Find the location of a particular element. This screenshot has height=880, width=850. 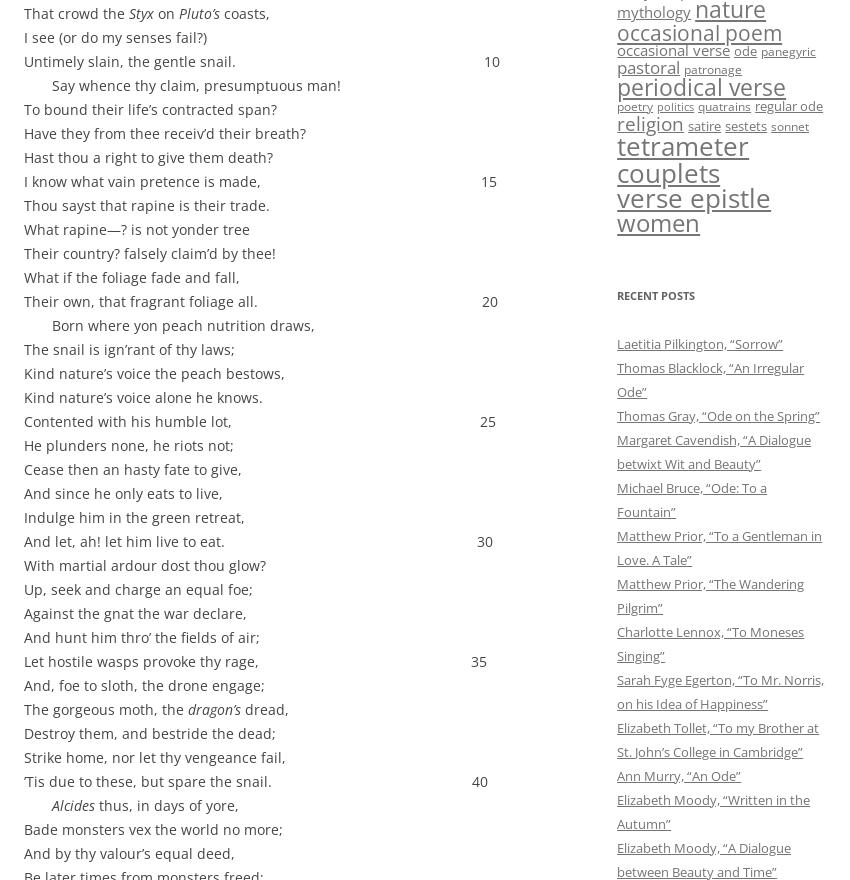

'Elizabeth Tollet, “To my Brother at St. John’s College in Cambridge”' is located at coordinates (616, 738).